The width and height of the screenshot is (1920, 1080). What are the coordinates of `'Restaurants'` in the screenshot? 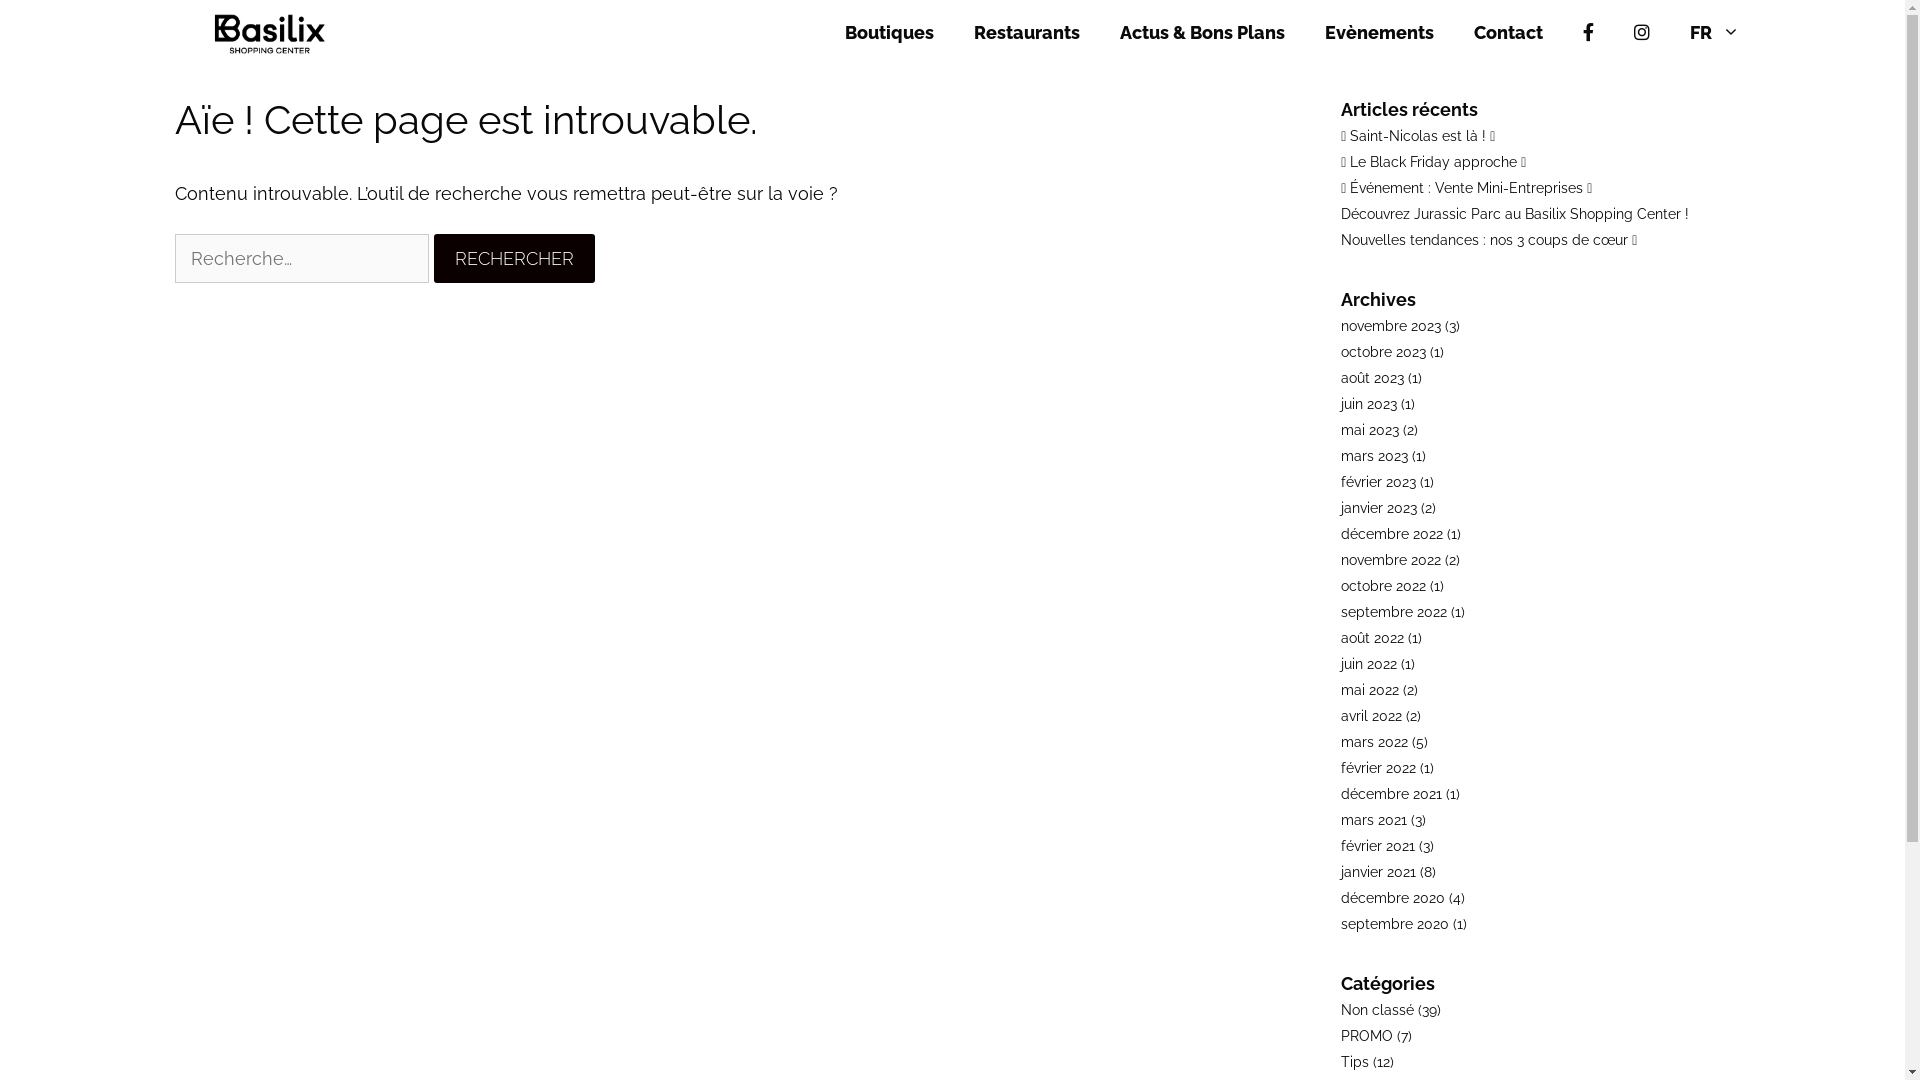 It's located at (1027, 33).